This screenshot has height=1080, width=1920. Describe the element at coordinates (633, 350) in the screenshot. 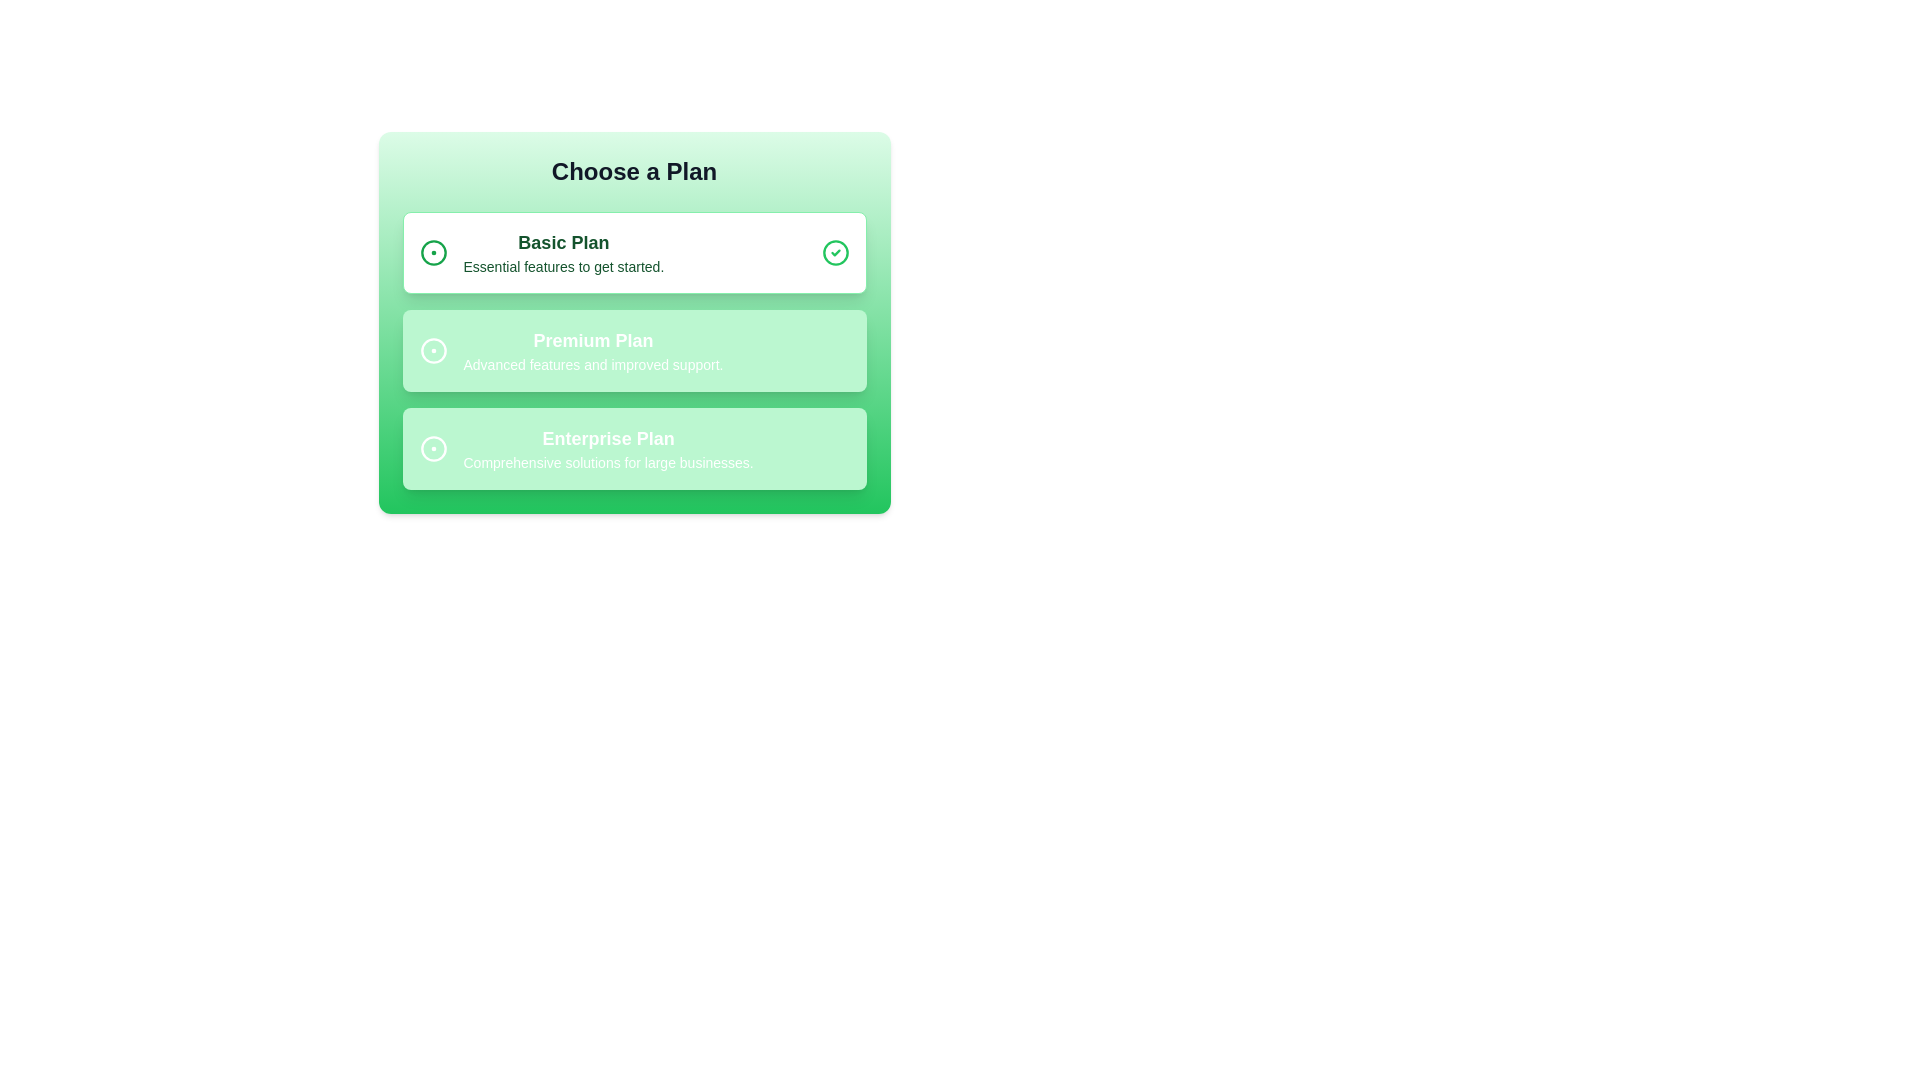

I see `one of the options in the vertically stacked selection menu located in the center of the UI layout, below the text 'Choose a Plan'` at that location.